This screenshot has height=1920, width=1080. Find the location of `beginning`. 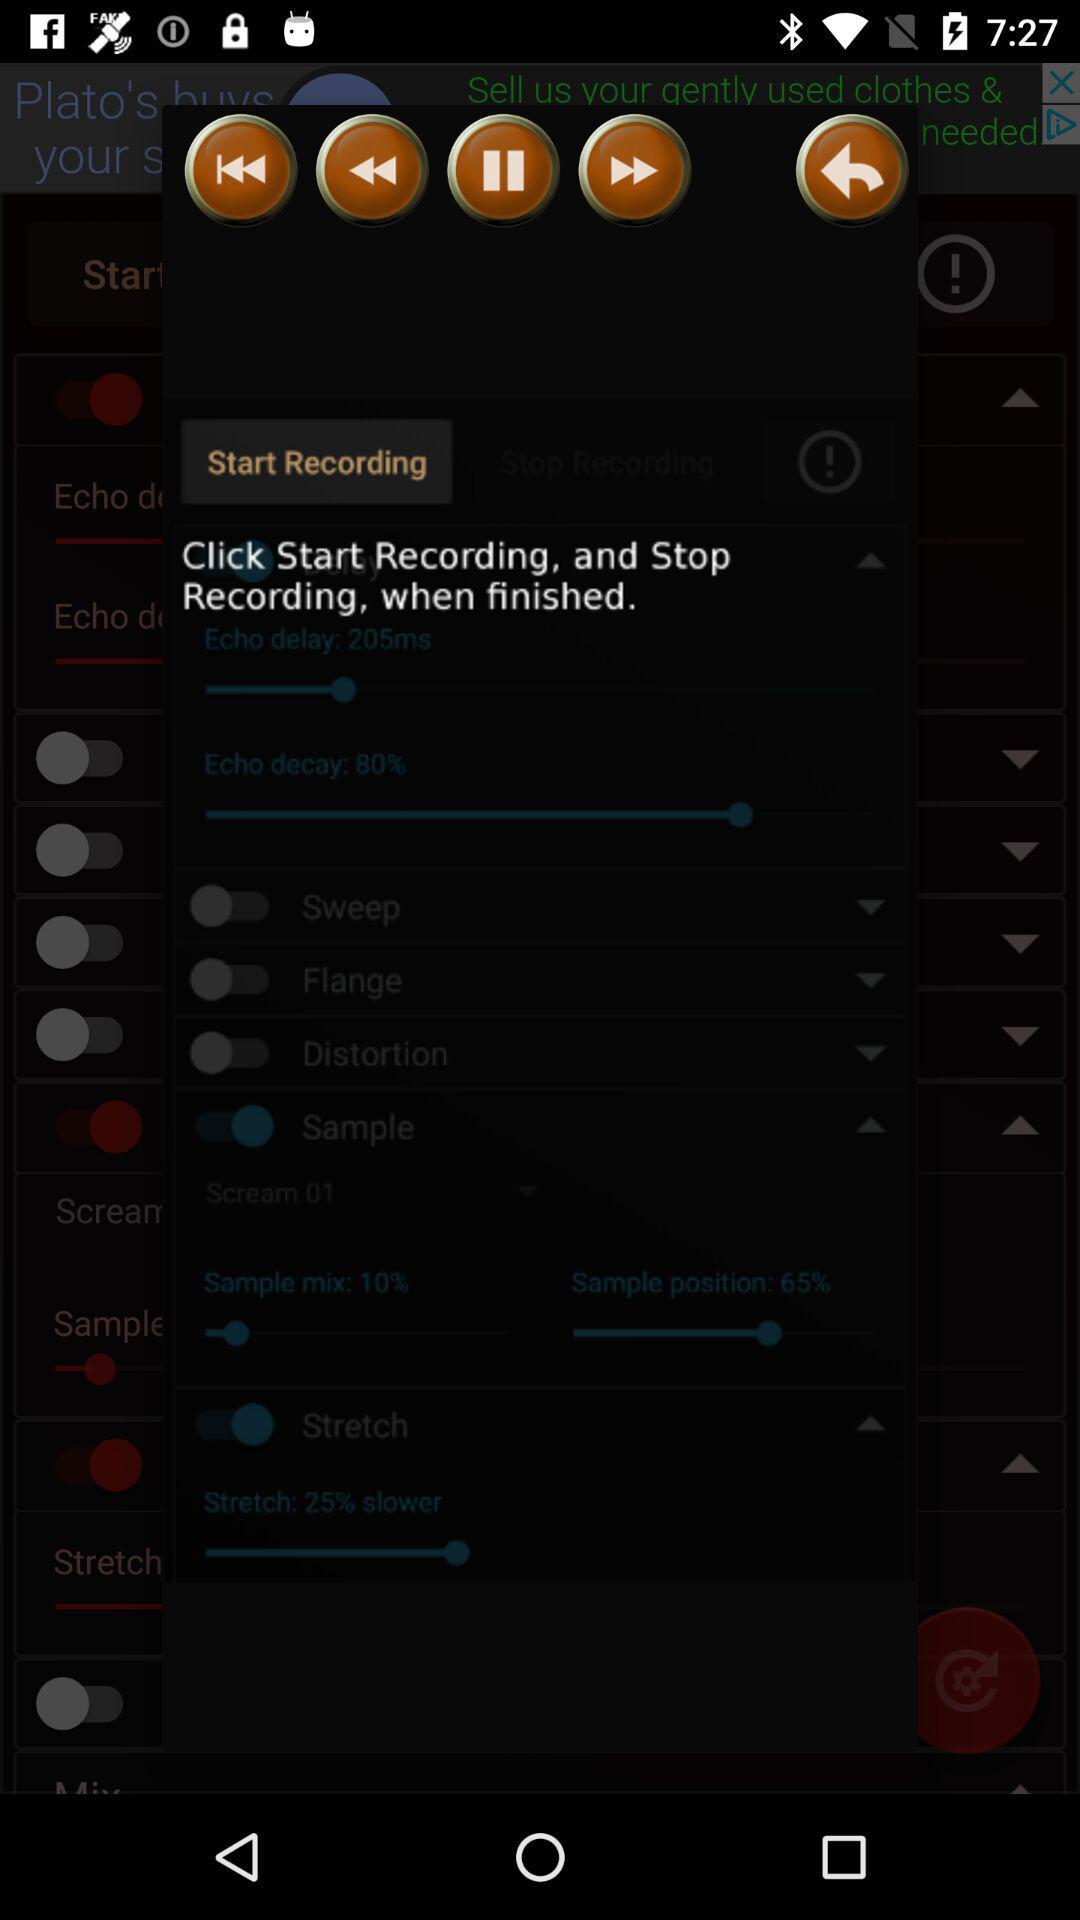

beginning is located at coordinates (240, 170).